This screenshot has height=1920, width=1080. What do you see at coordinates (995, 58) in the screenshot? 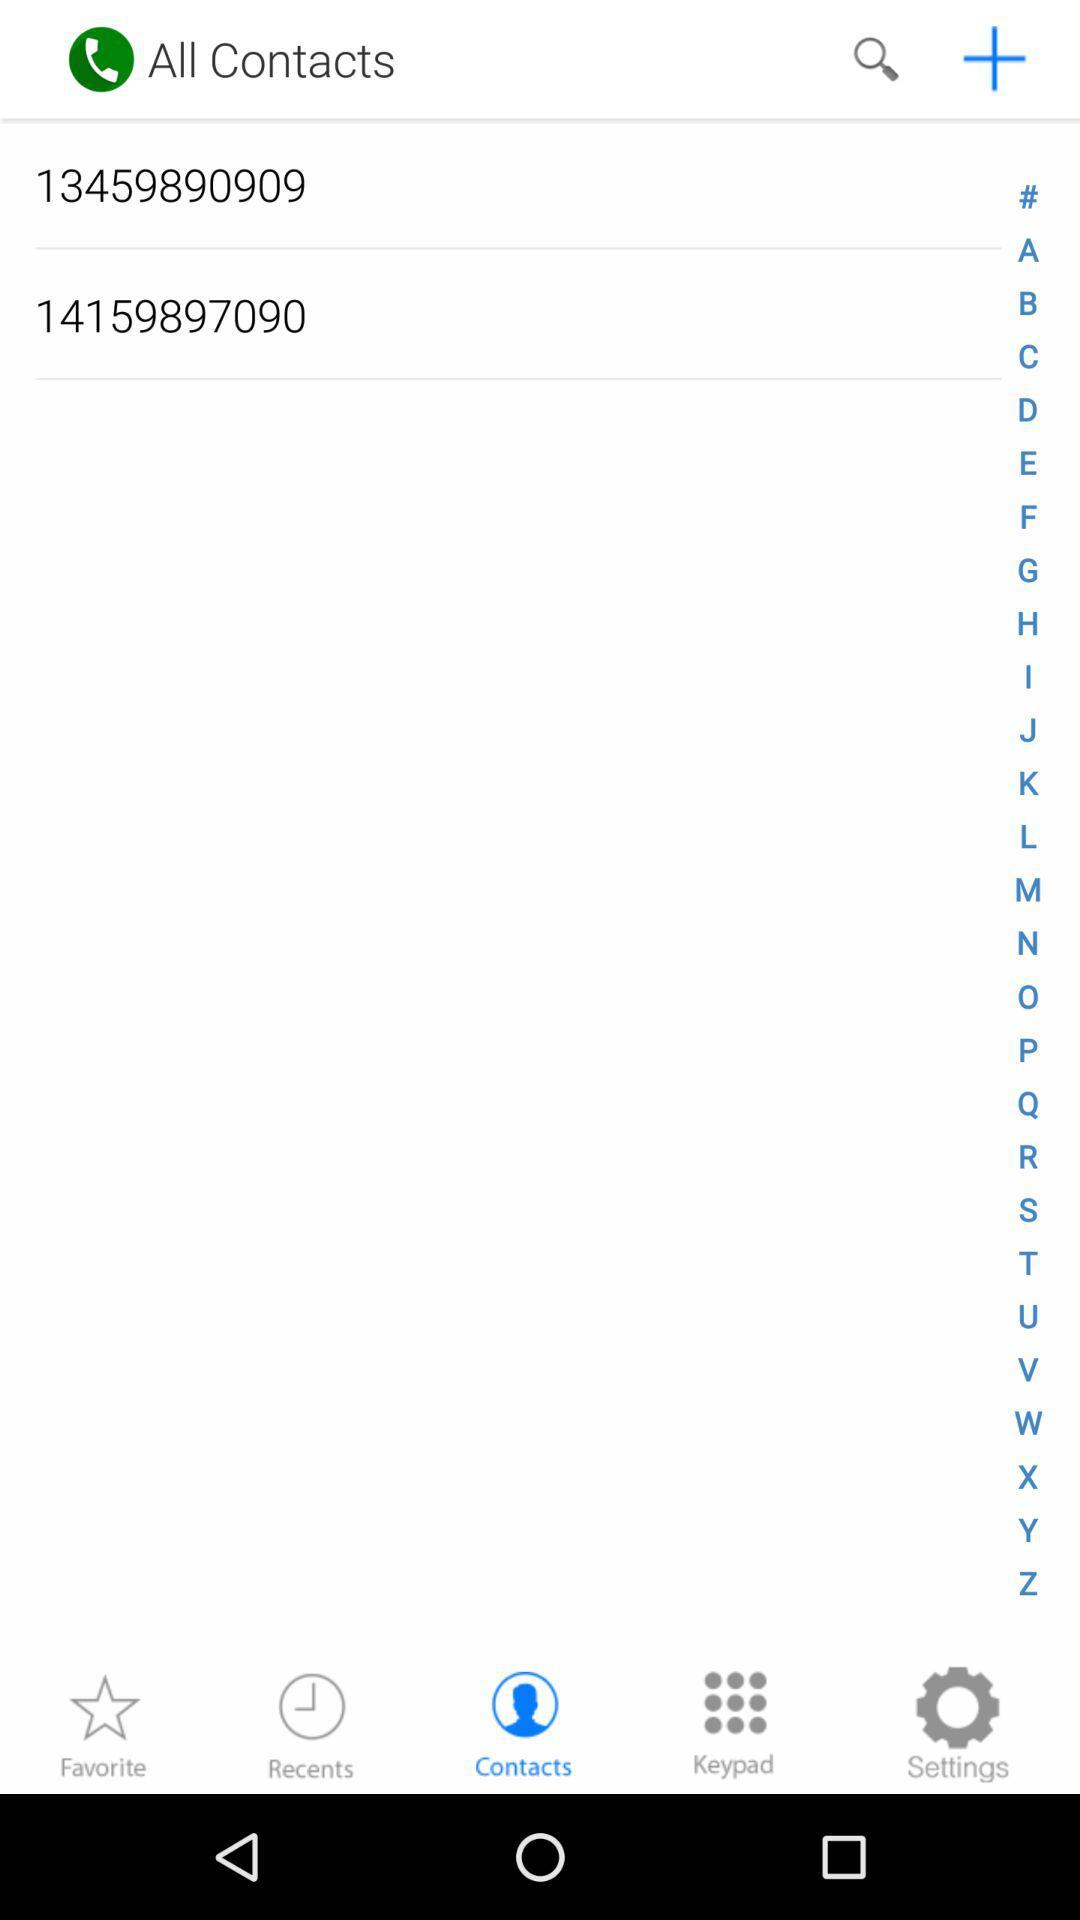
I see `the button on the top right side of the web page` at bounding box center [995, 58].